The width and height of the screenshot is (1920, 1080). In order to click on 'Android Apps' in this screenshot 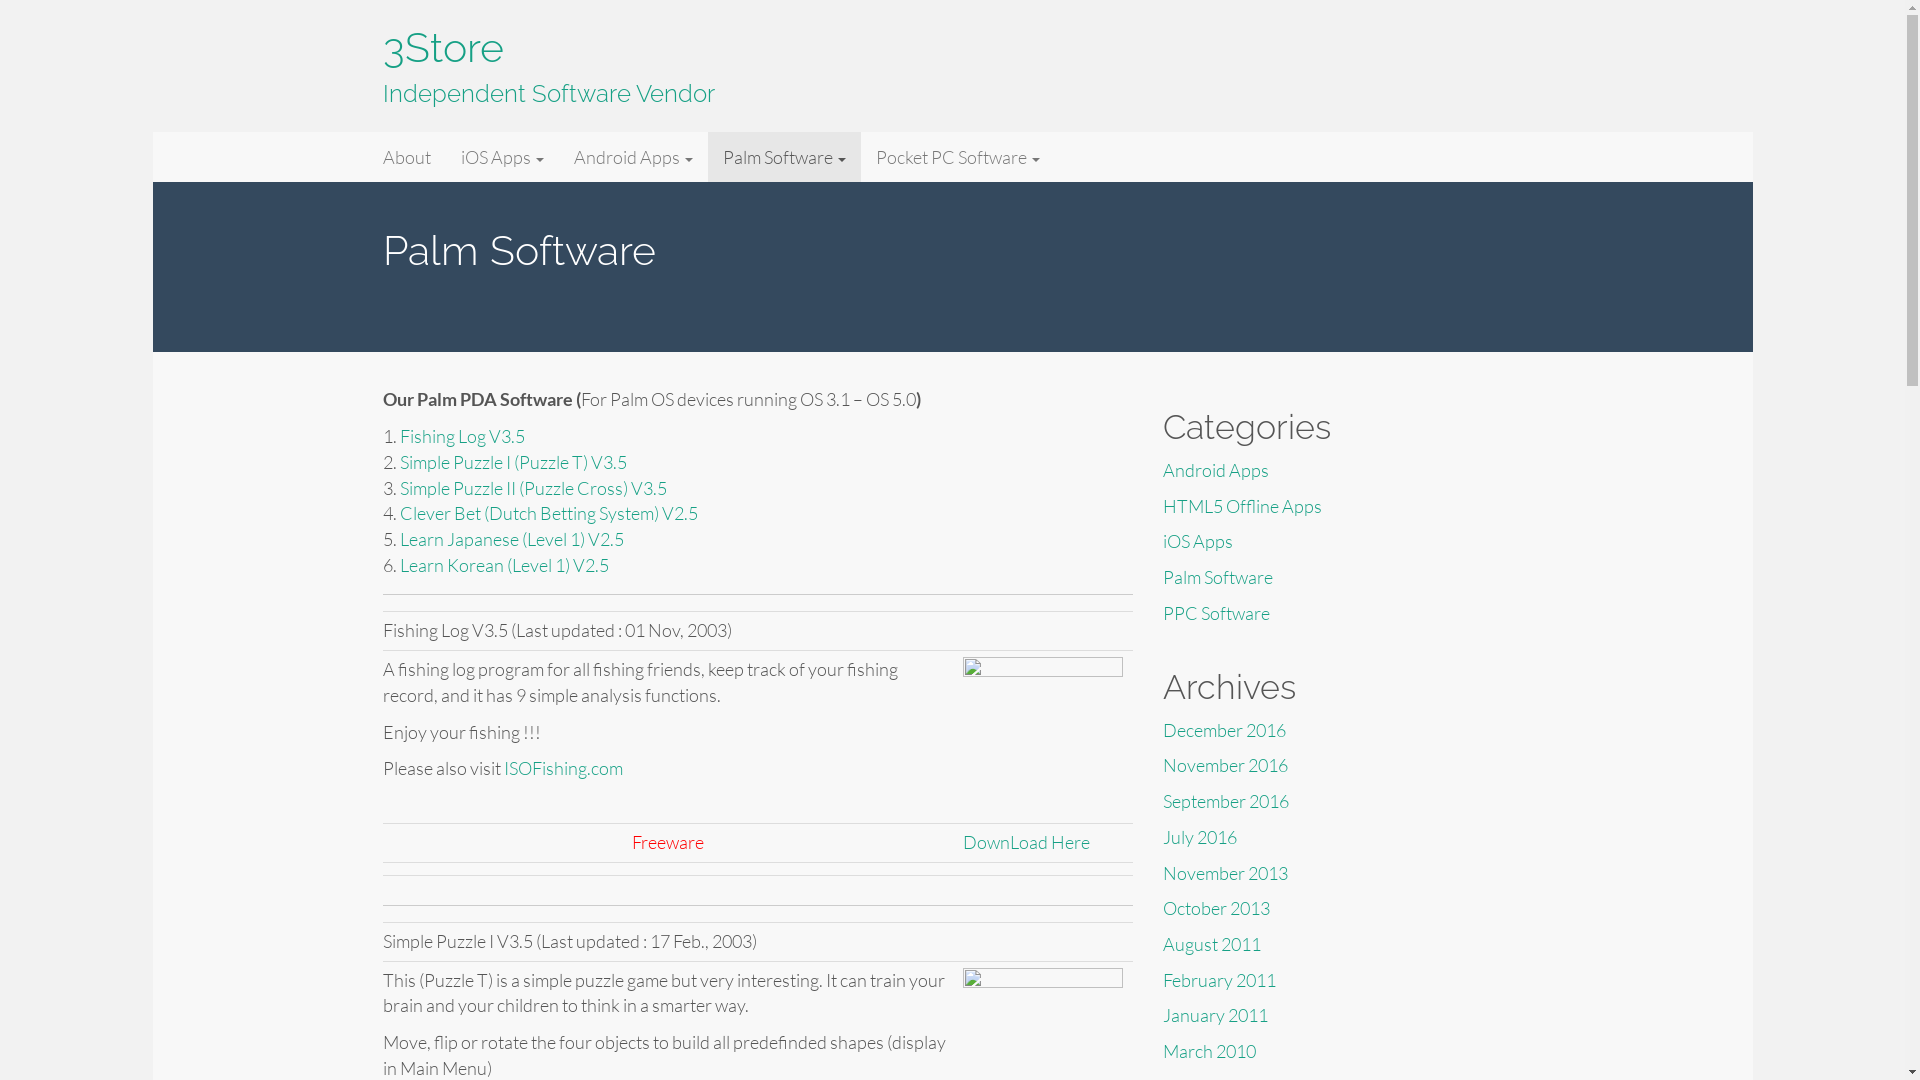, I will do `click(557, 156)`.